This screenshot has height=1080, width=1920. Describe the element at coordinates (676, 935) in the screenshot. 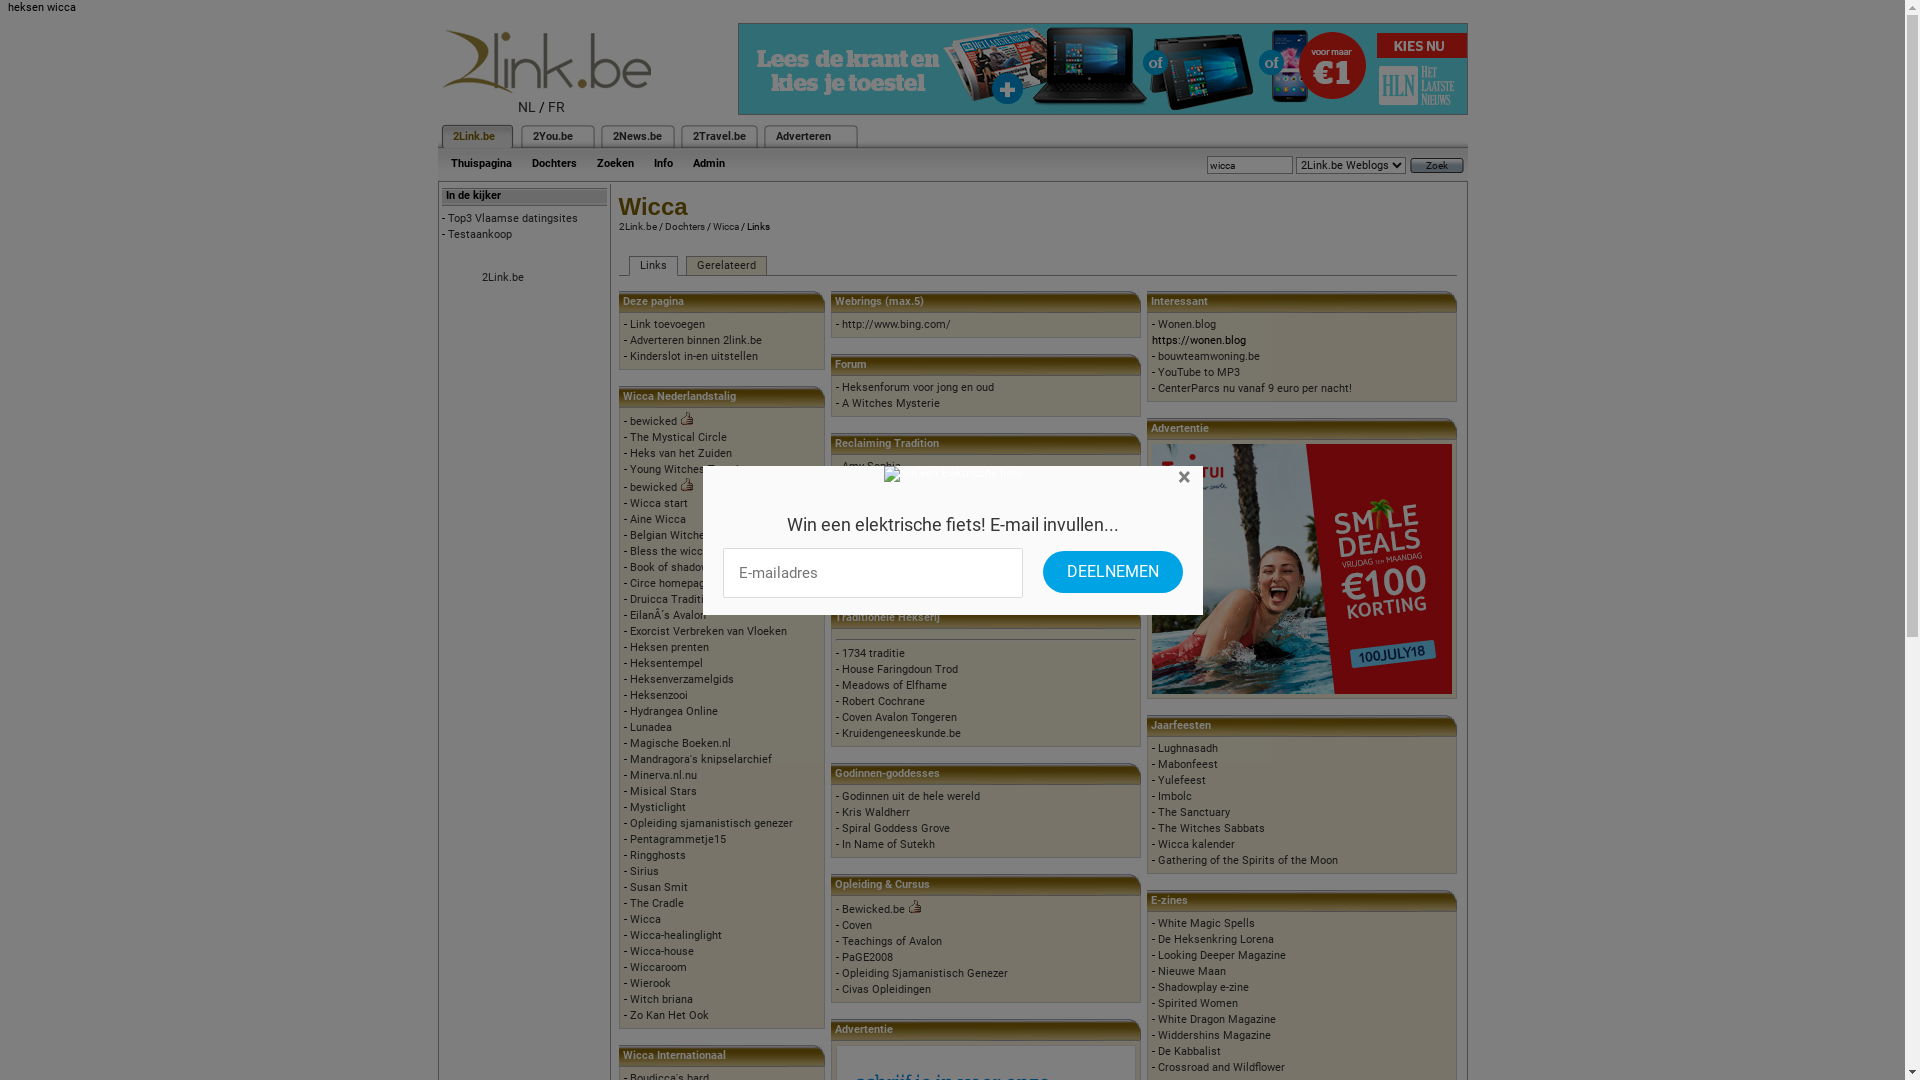

I see `'Wicca-healinglight'` at that location.